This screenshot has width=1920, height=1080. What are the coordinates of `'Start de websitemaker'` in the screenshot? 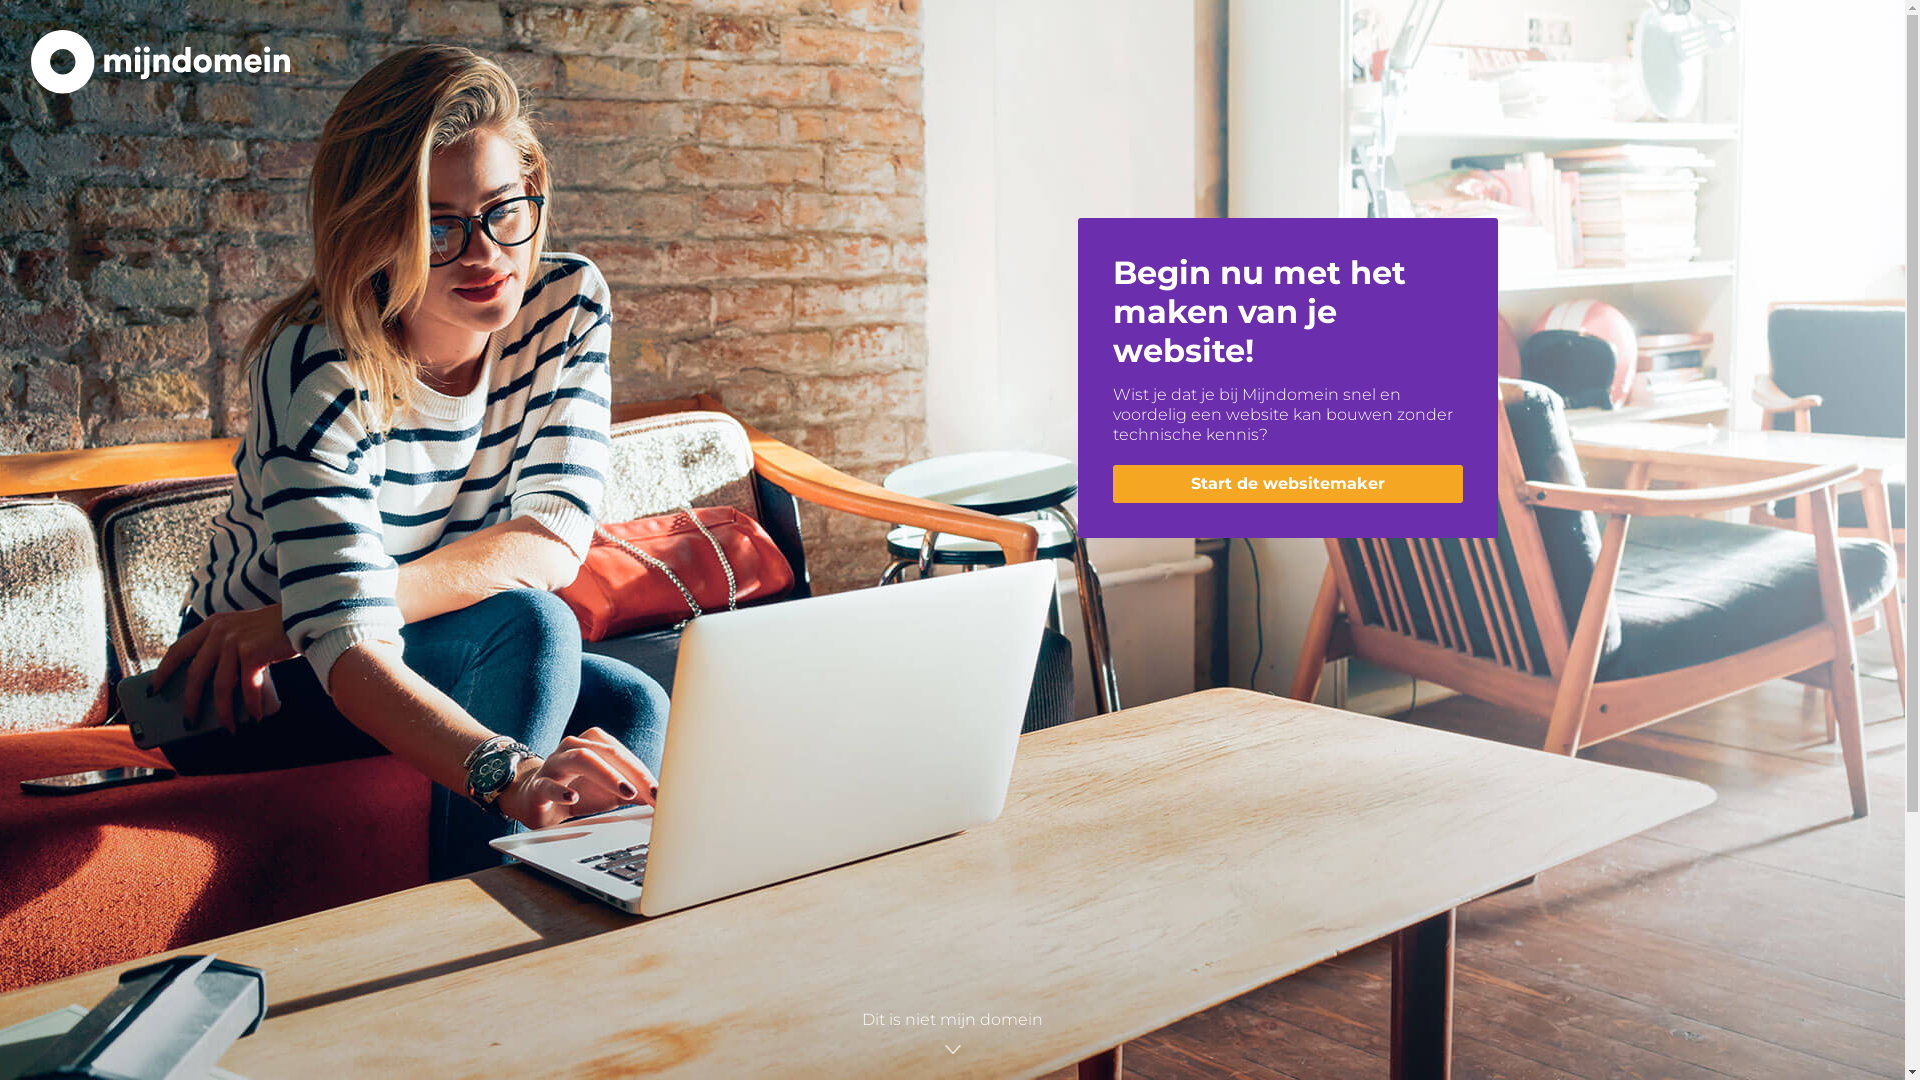 It's located at (1286, 483).